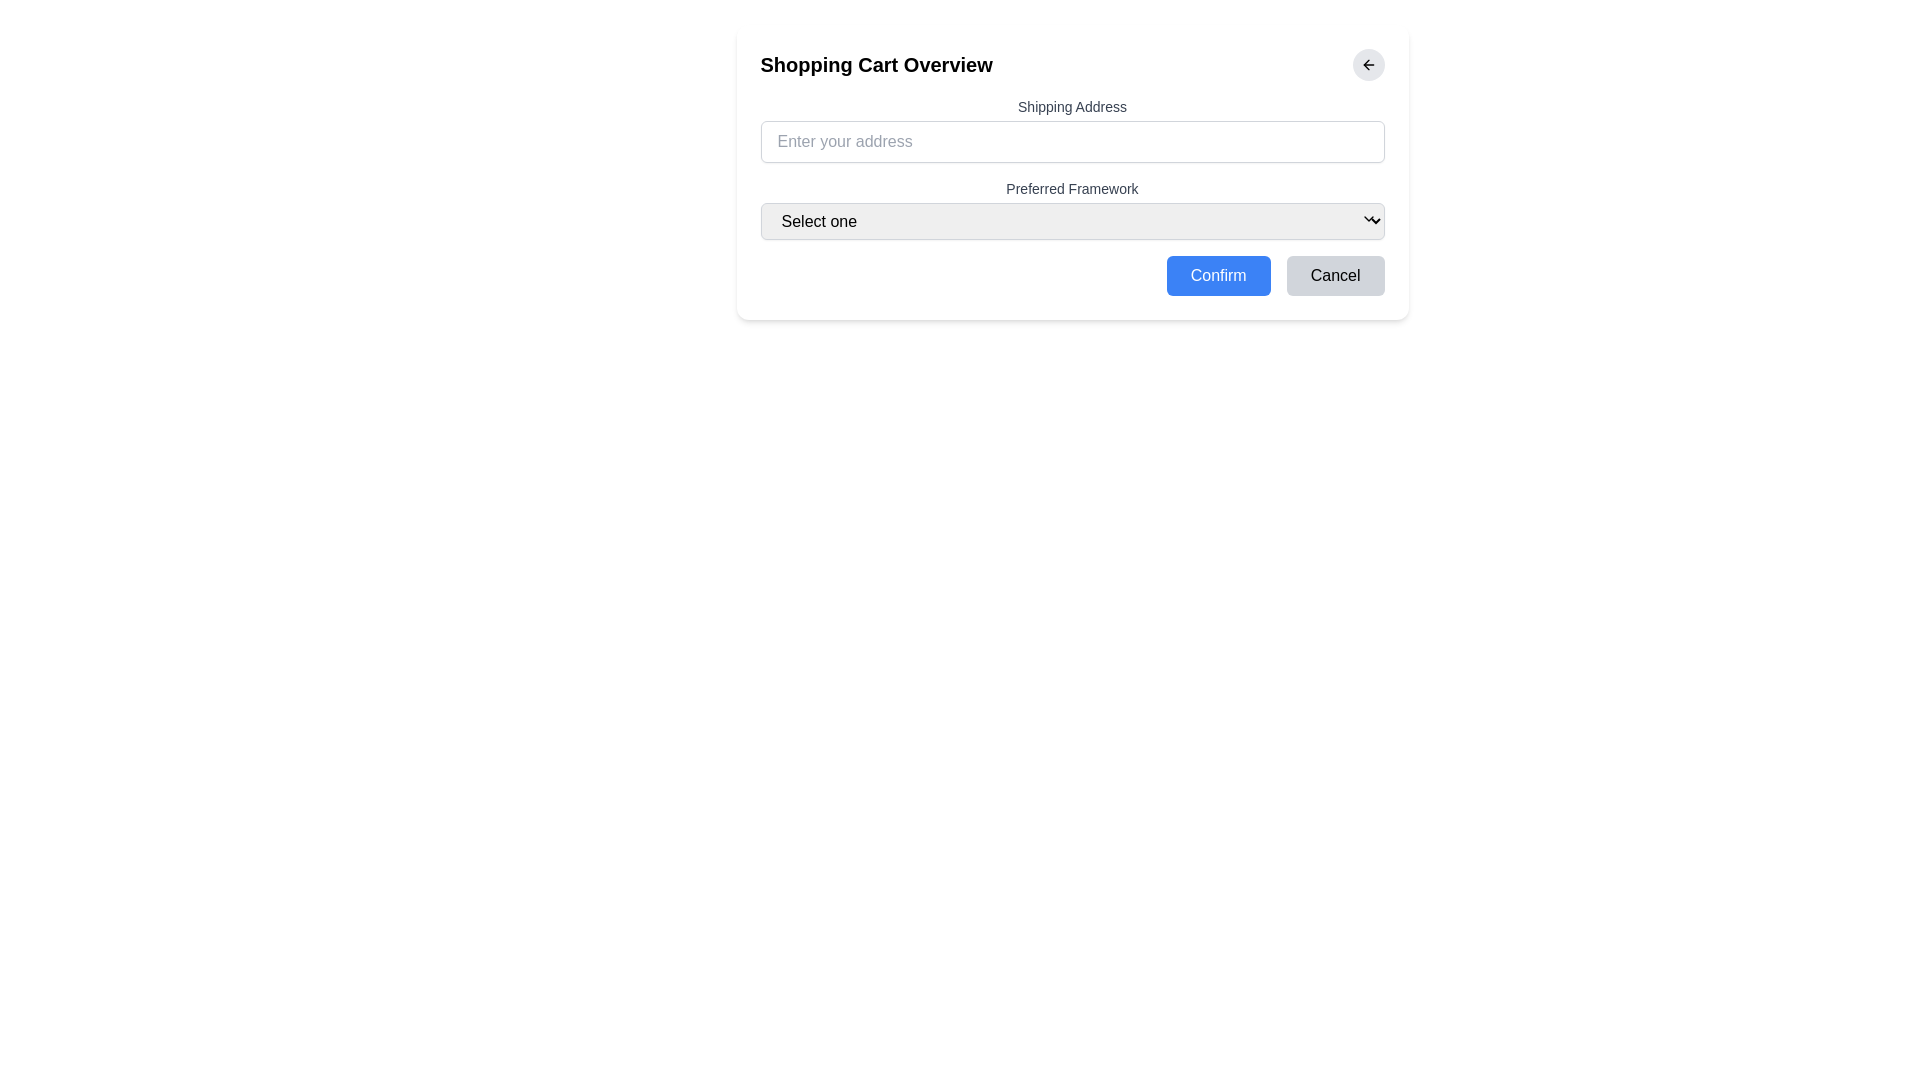  What do you see at coordinates (1367, 219) in the screenshot?
I see `the Dropdown Indicator Icon located at the top-right corner of the 'Preferred Framework' dropdown` at bounding box center [1367, 219].